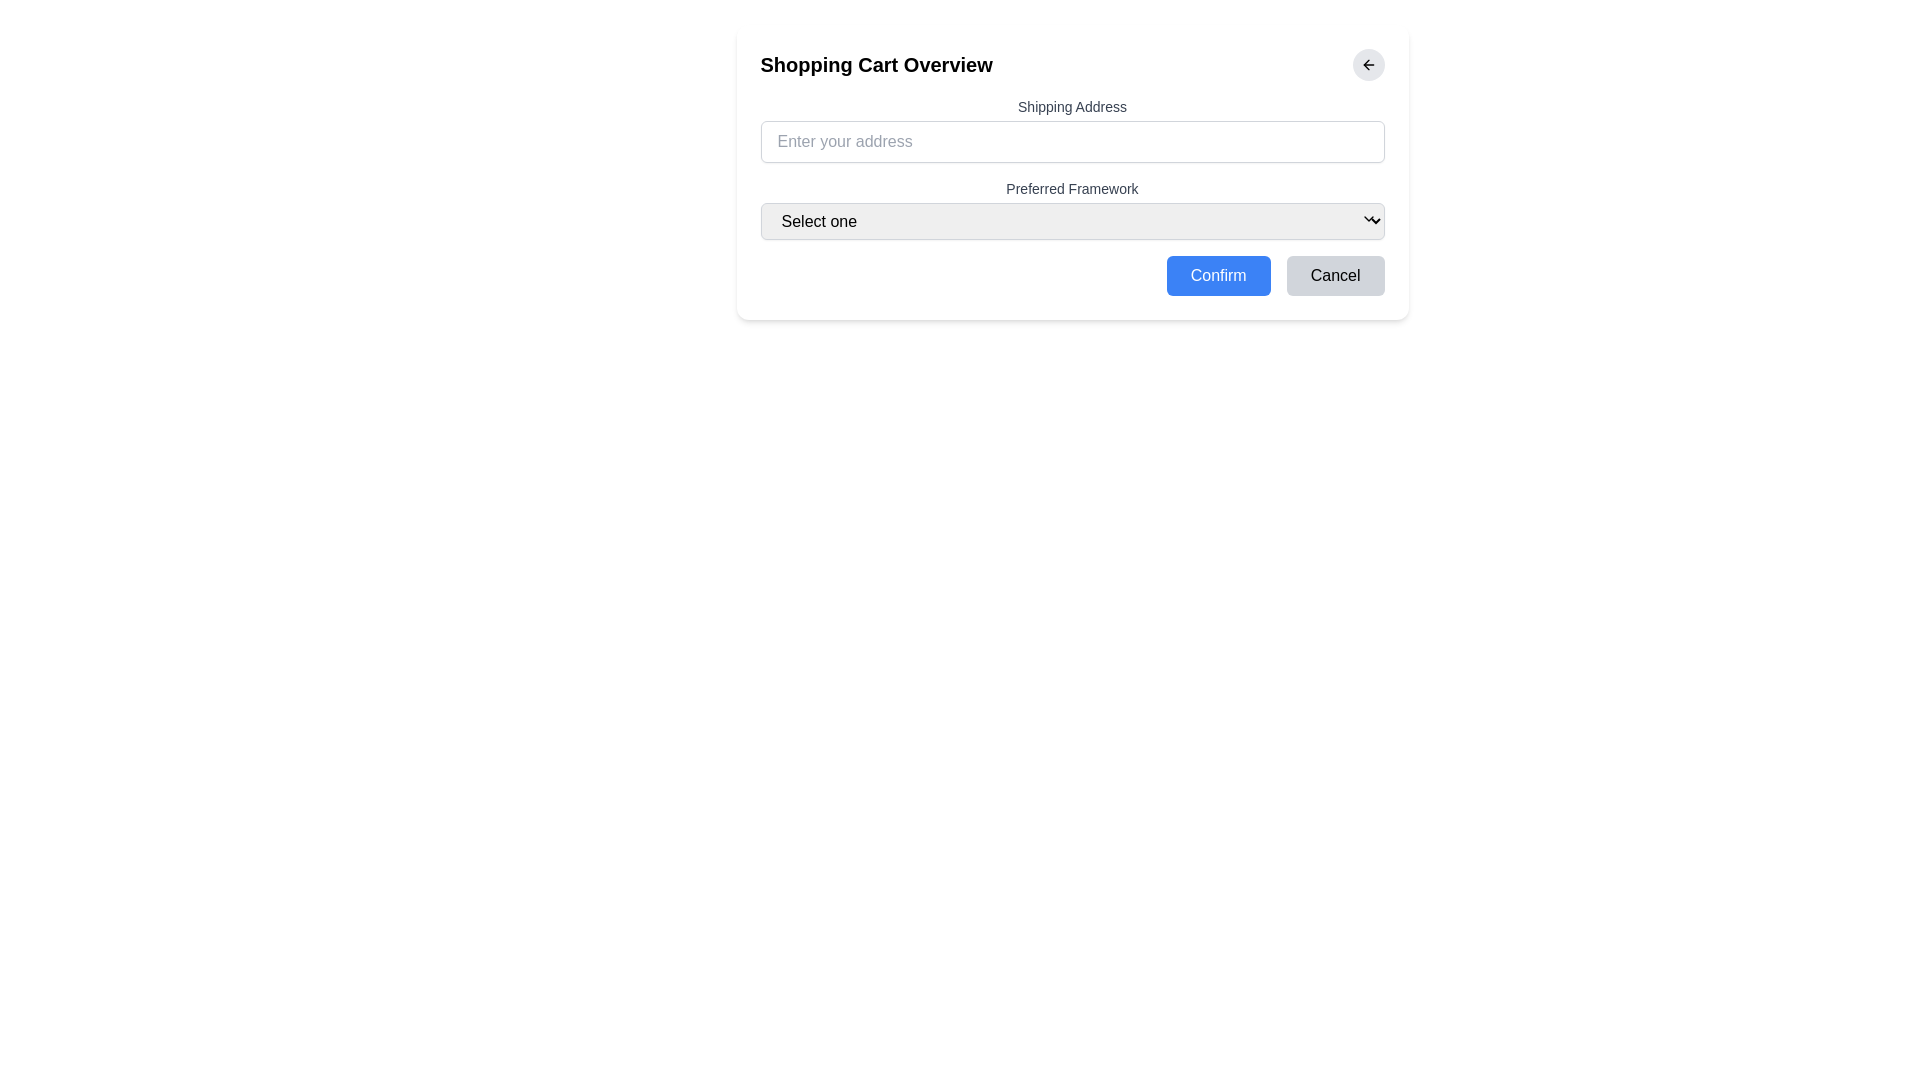  What do you see at coordinates (1367, 219) in the screenshot?
I see `the Dropdown Indicator Icon located at the top-right corner of the 'Preferred Framework' dropdown` at bounding box center [1367, 219].